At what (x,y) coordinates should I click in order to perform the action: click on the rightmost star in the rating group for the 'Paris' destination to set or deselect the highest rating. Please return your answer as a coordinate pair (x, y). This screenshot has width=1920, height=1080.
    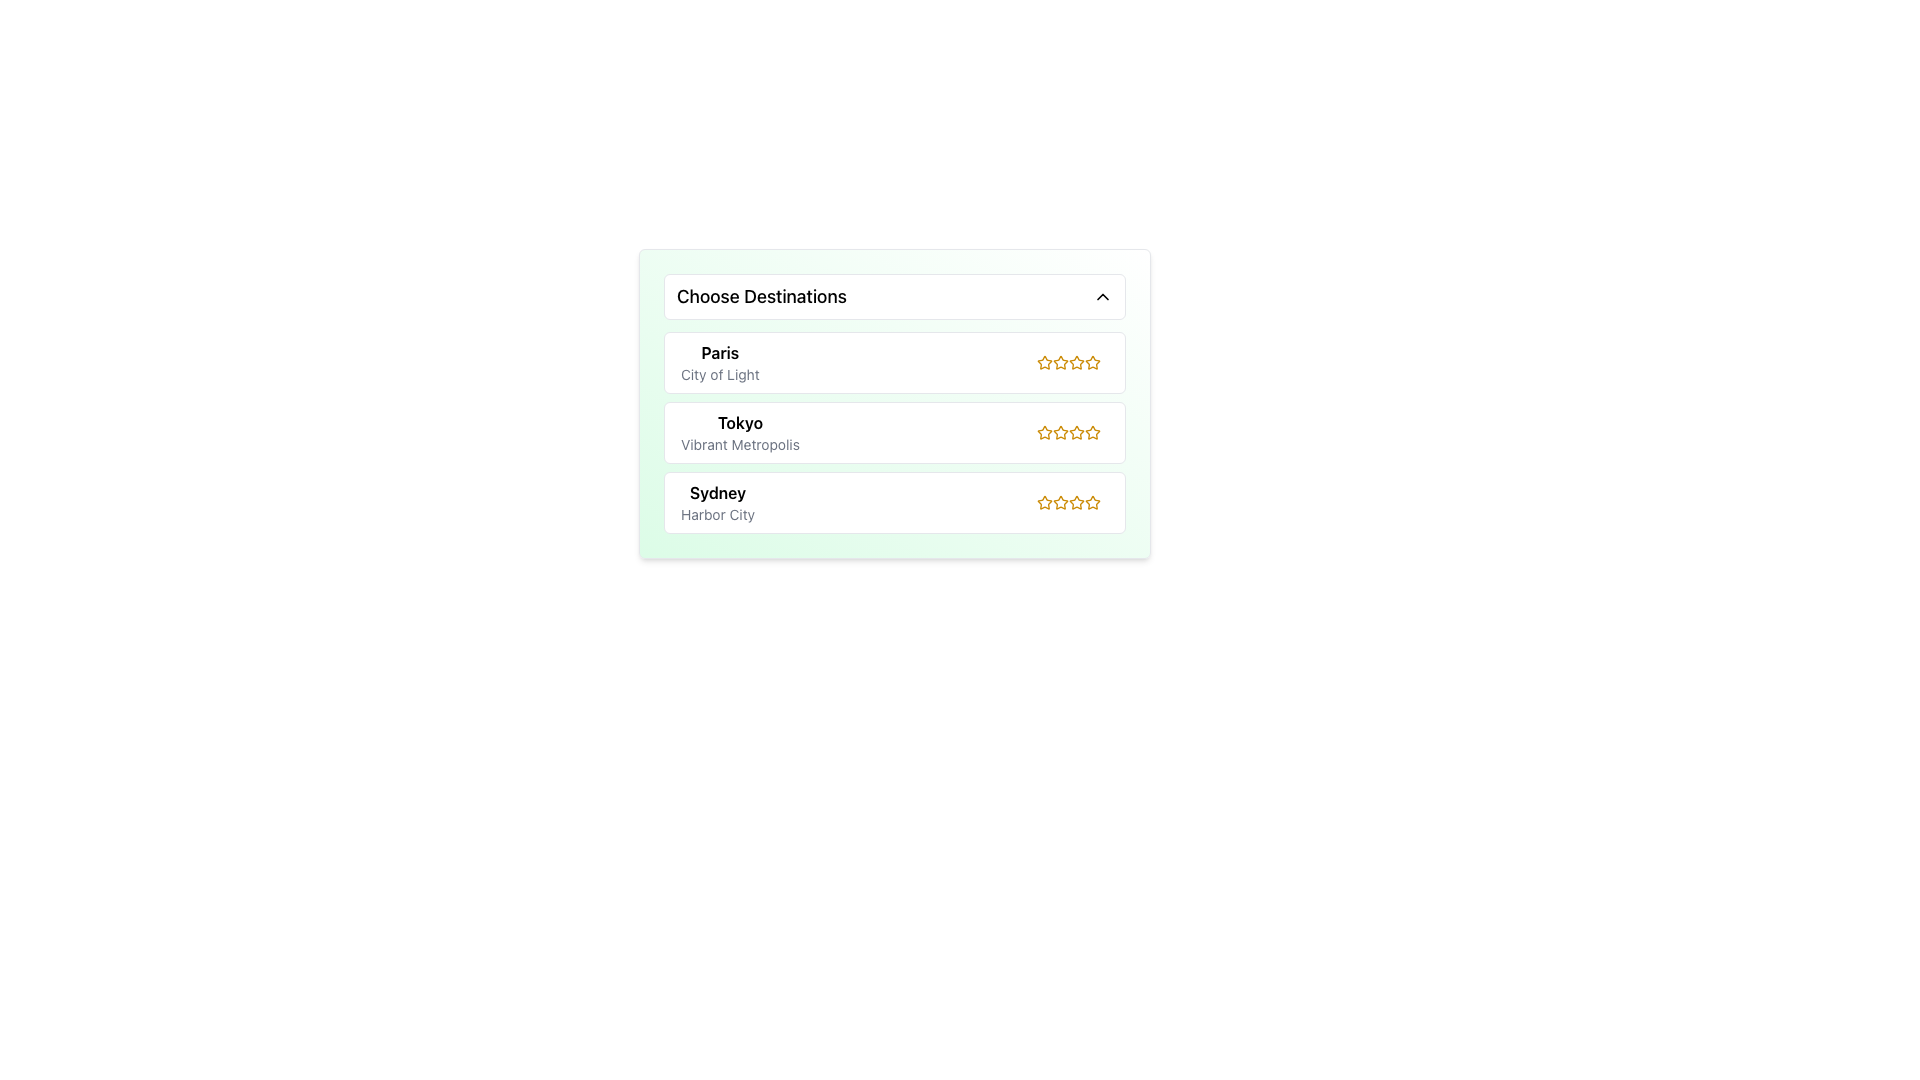
    Looking at the image, I should click on (1092, 362).